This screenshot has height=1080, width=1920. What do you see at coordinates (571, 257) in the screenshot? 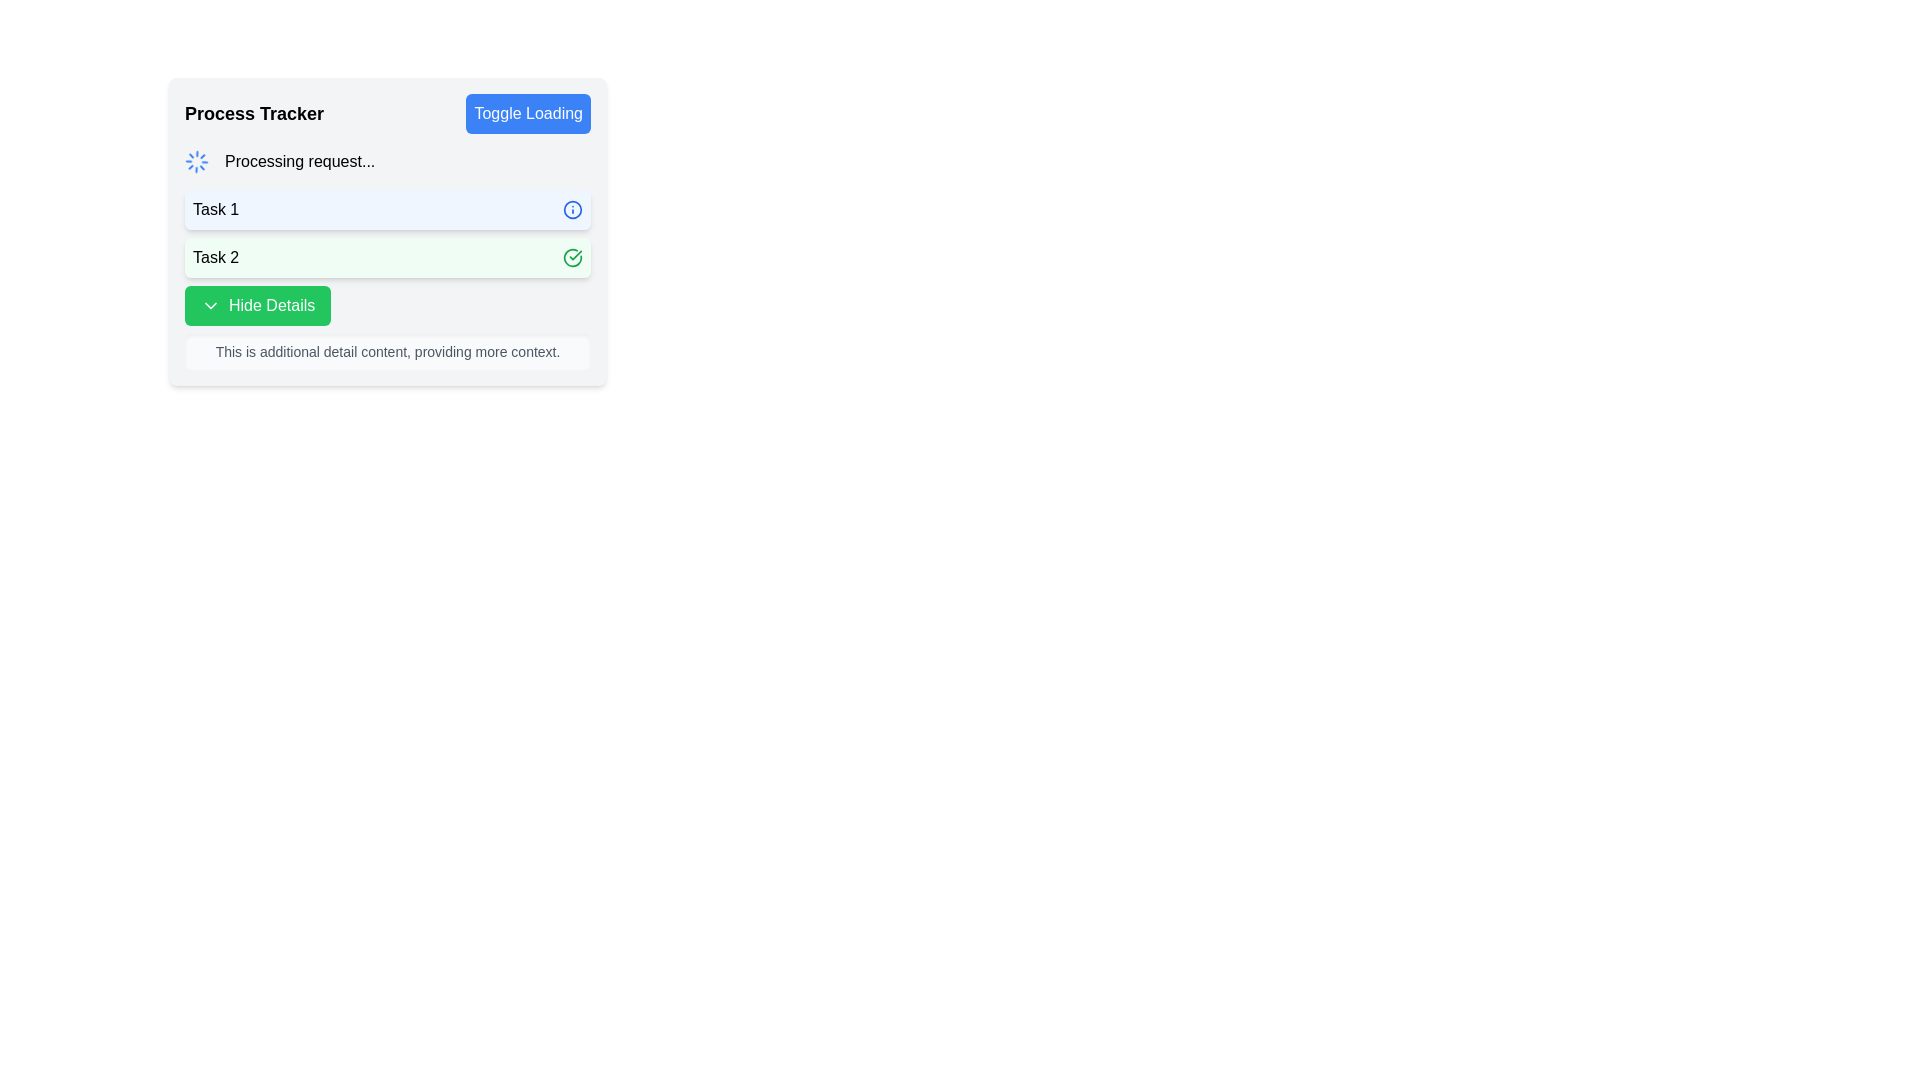
I see `the success icon located at the far right of the 'Task 2' row, which is styled with green accents` at bounding box center [571, 257].